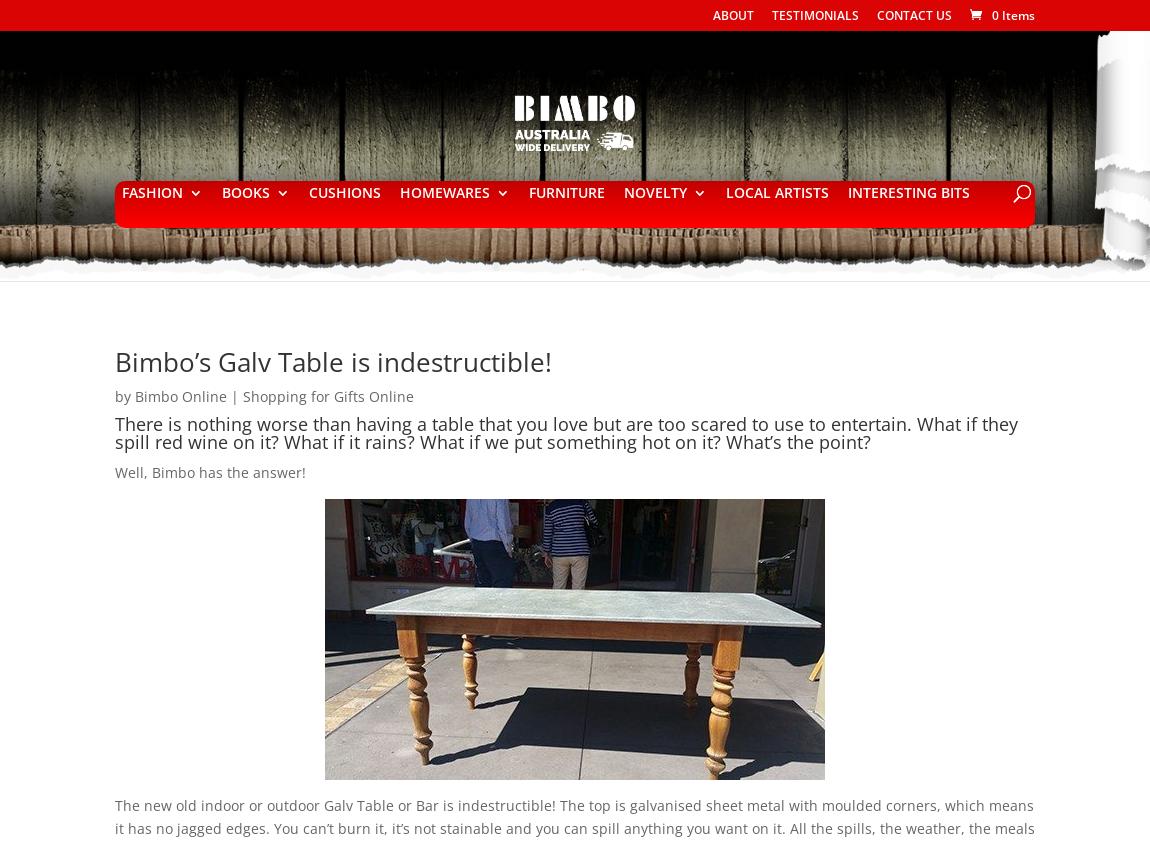 The height and width of the screenshot is (844, 1150). What do you see at coordinates (459, 429) in the screenshot?
I see `'SIGNS'` at bounding box center [459, 429].